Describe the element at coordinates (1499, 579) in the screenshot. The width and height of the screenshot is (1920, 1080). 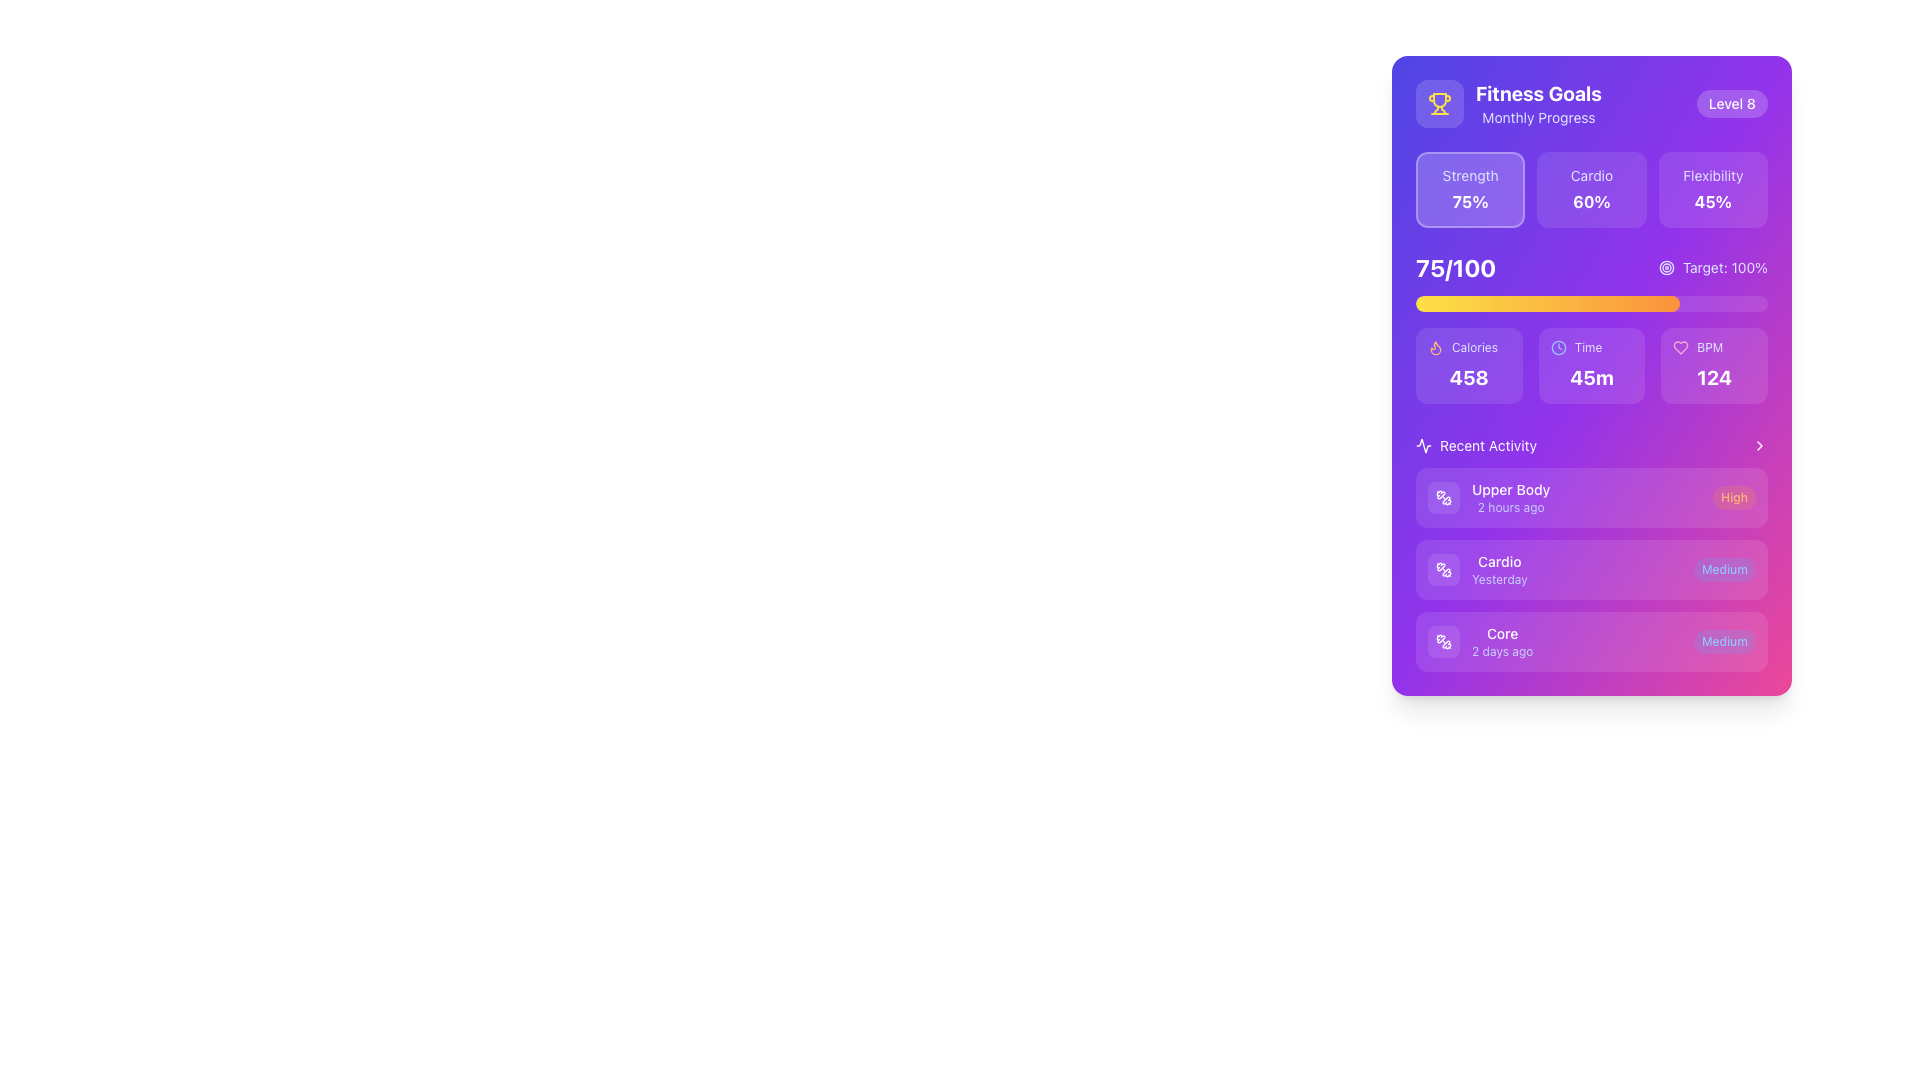
I see `text content of the 'Yesterday' label located in the second entry of the 'Recent Activity' section under 'Cardio'` at that location.